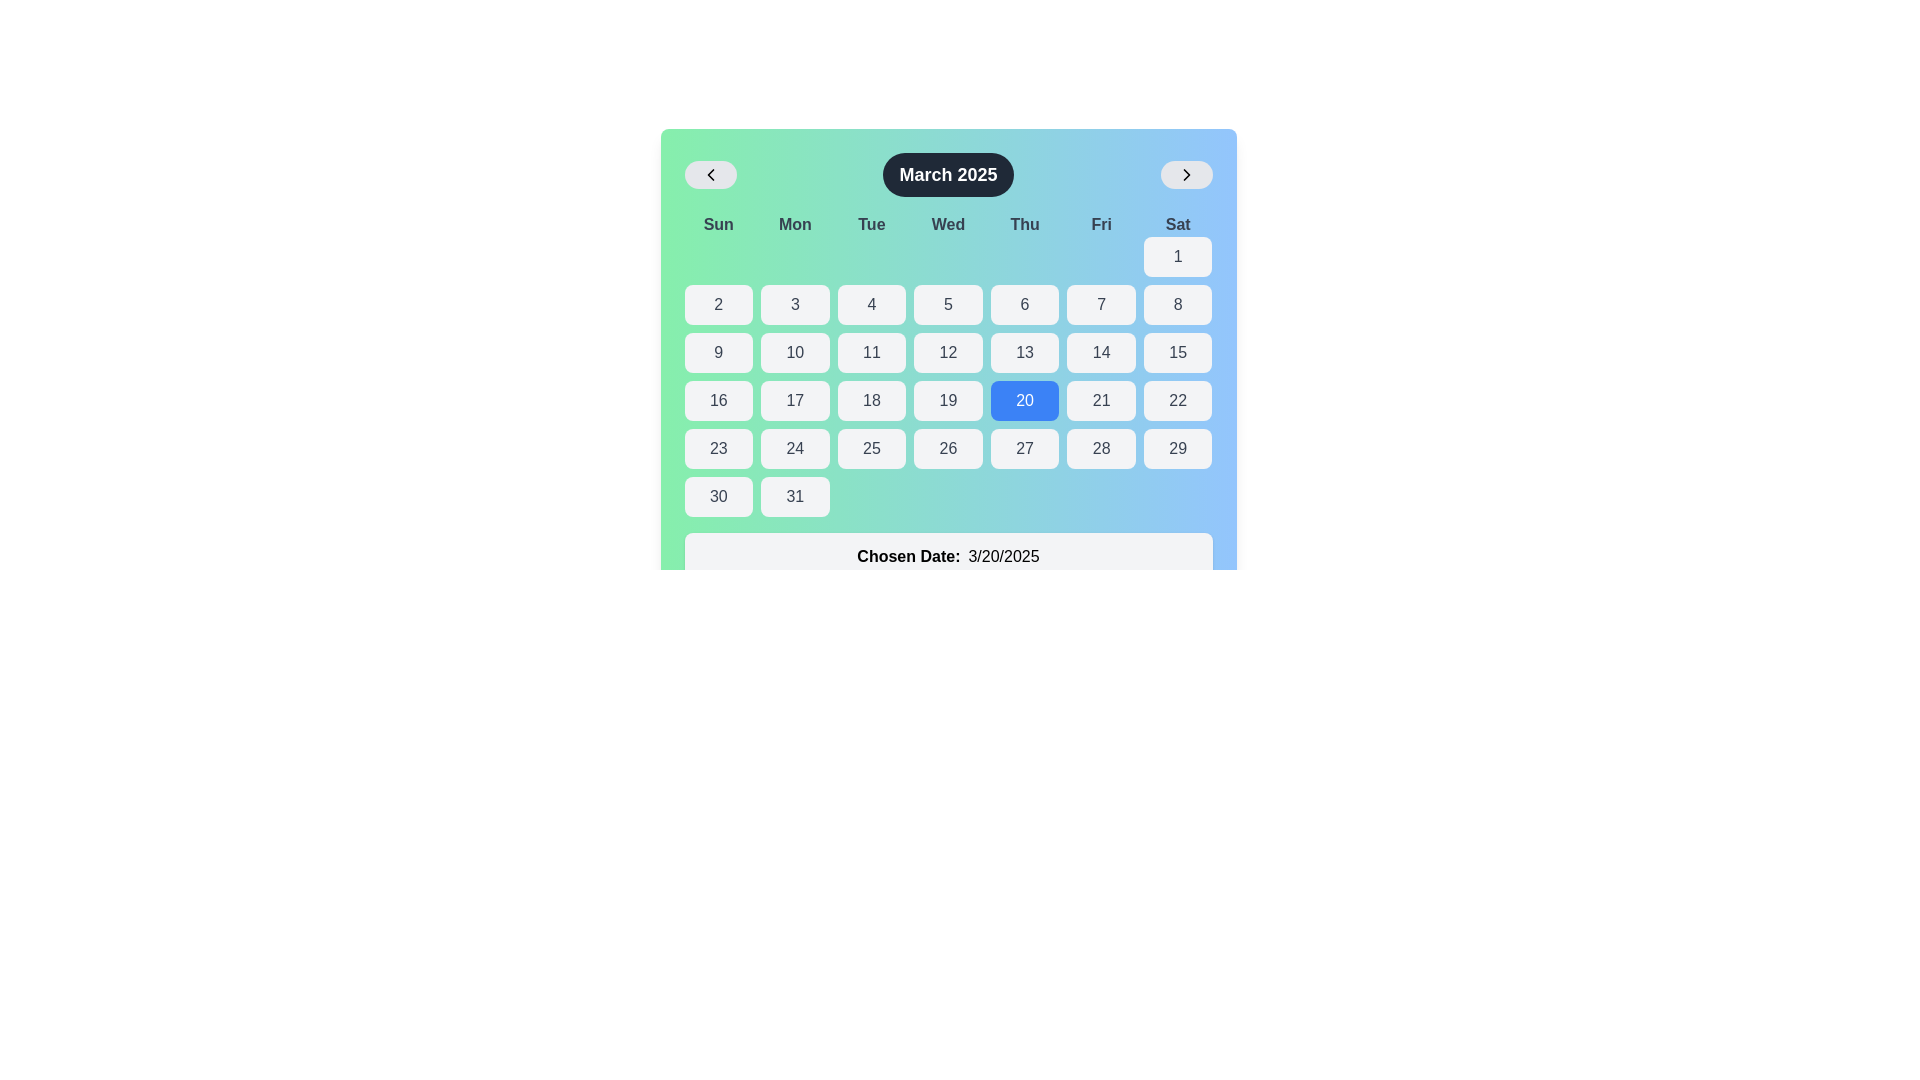 This screenshot has width=1920, height=1080. I want to click on the Text label indicating 'Tue', which is the third element in the row of weekday labels in the calendar header, situated between 'Mon' and 'Wed', so click(871, 224).